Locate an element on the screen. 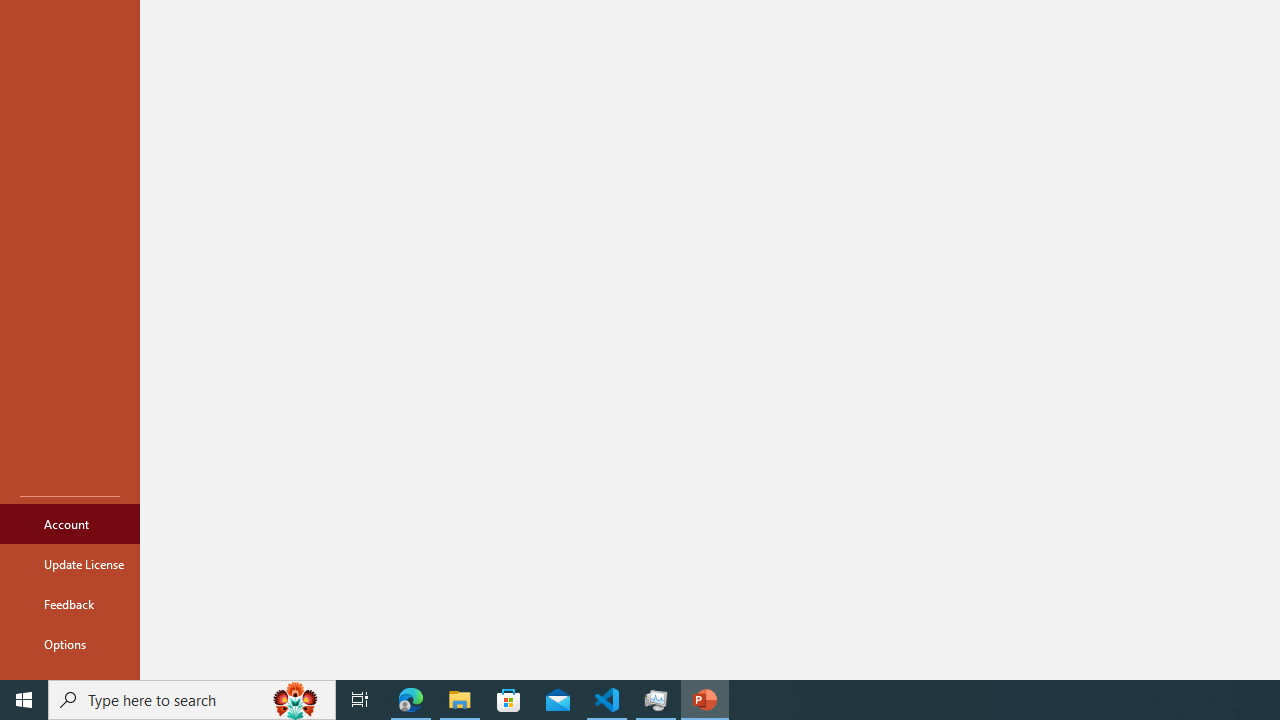 Image resolution: width=1280 pixels, height=720 pixels. 'Microsoft Edge - 1 running window' is located at coordinates (410, 698).